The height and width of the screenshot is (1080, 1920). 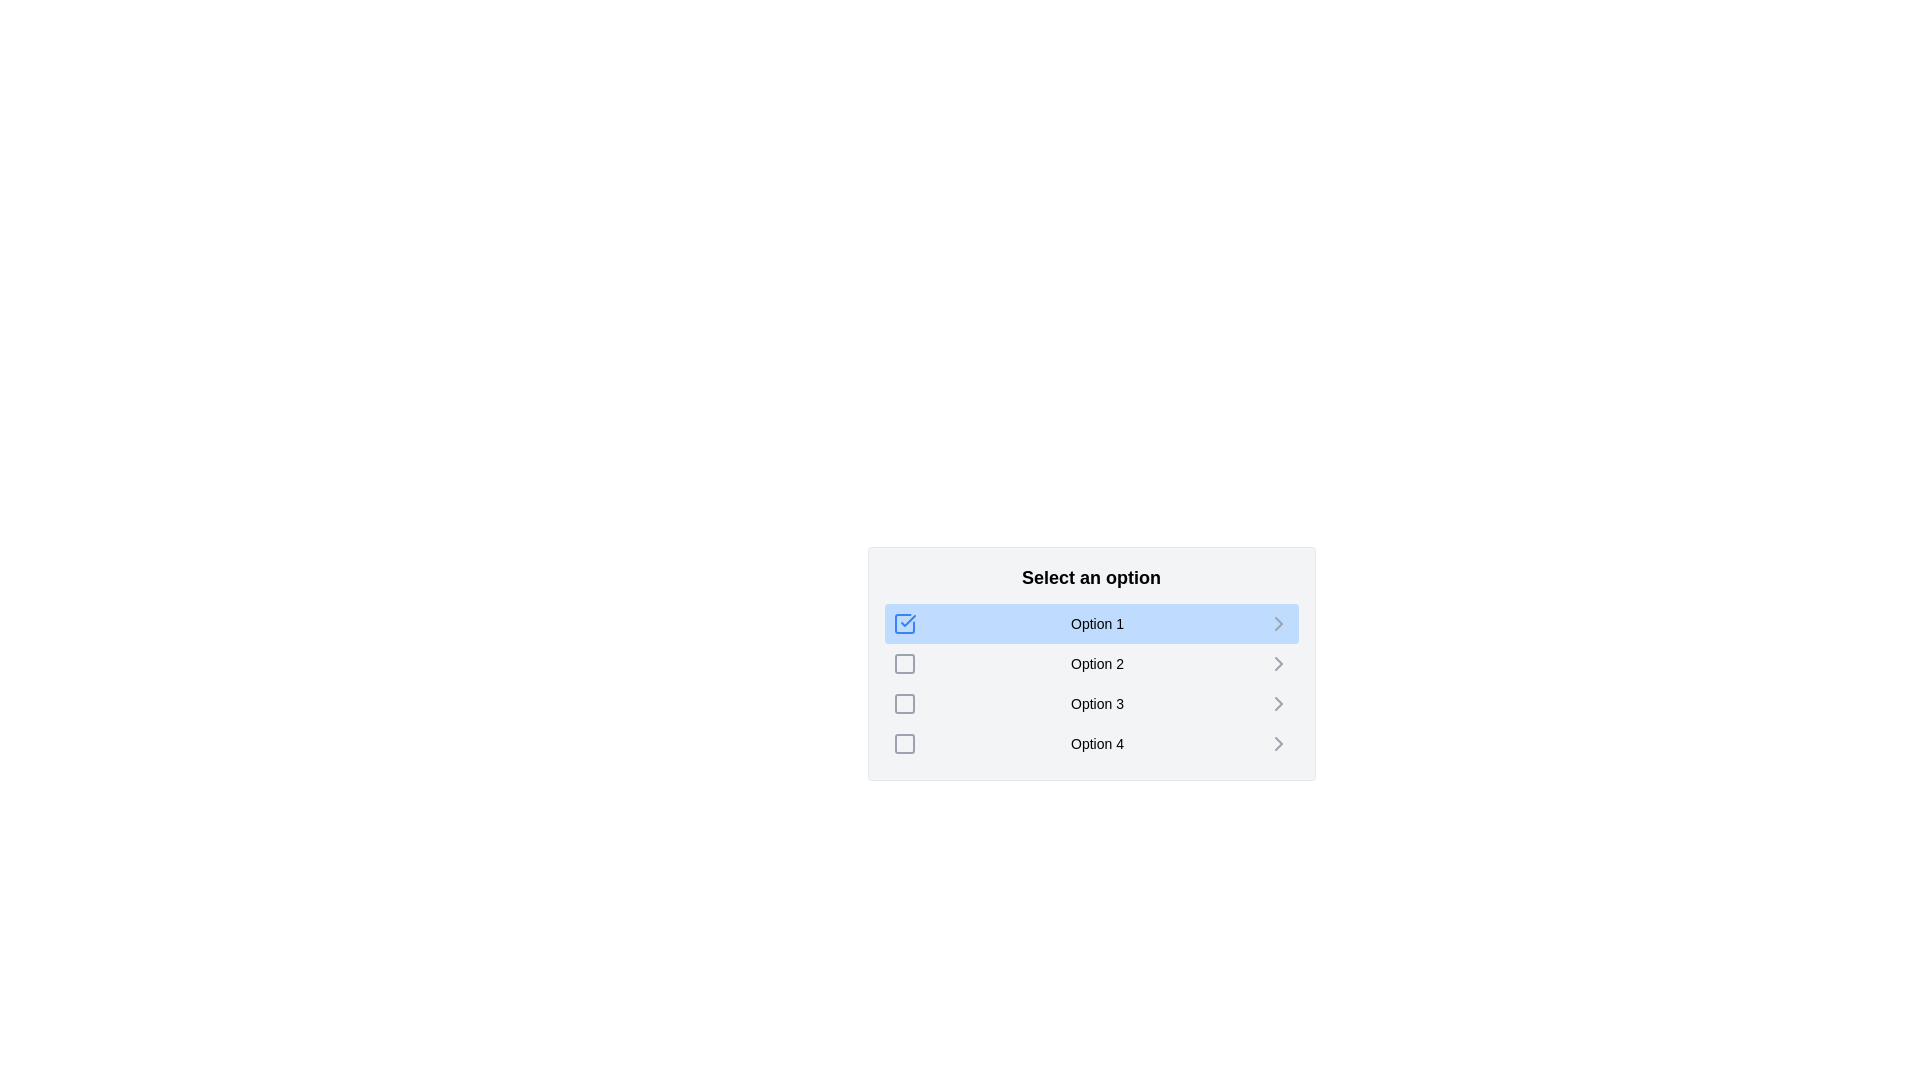 I want to click on the text label displaying 'Option 3' which is centrally aligned in the third row of the options list under the header 'Select an option', so click(x=1096, y=703).